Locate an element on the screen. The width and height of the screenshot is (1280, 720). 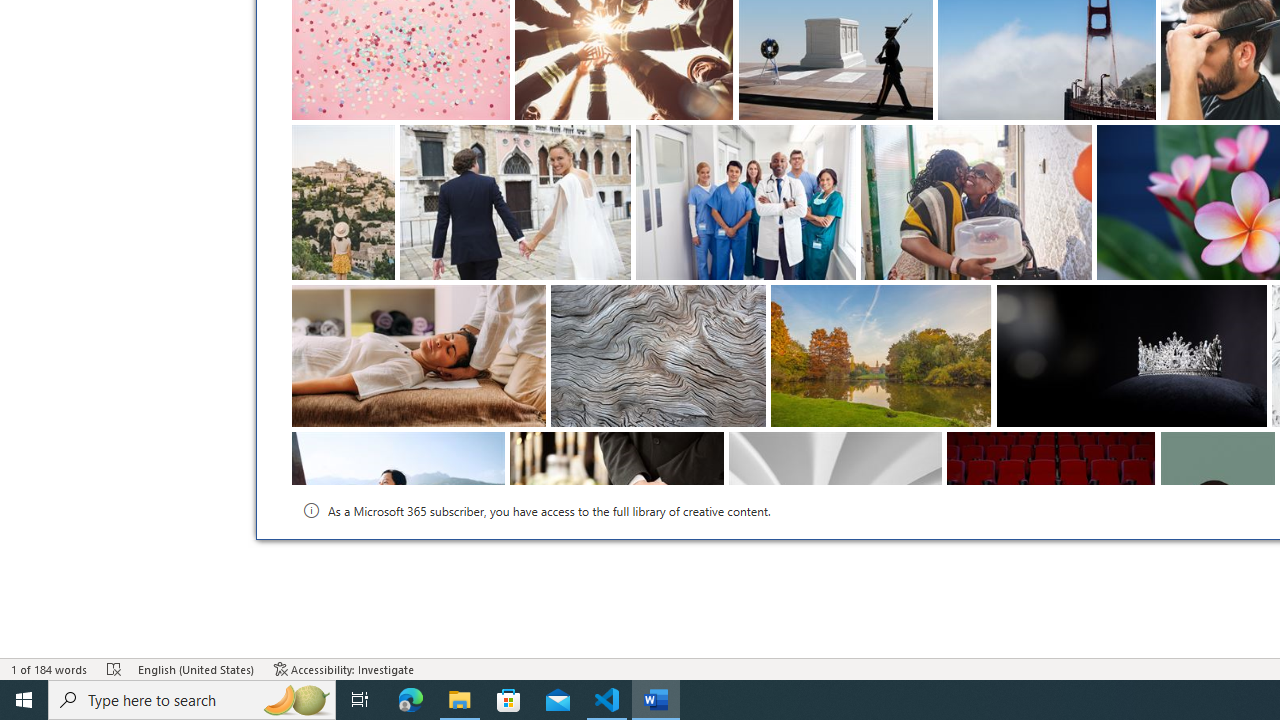
'Type here to search' is located at coordinates (192, 698).